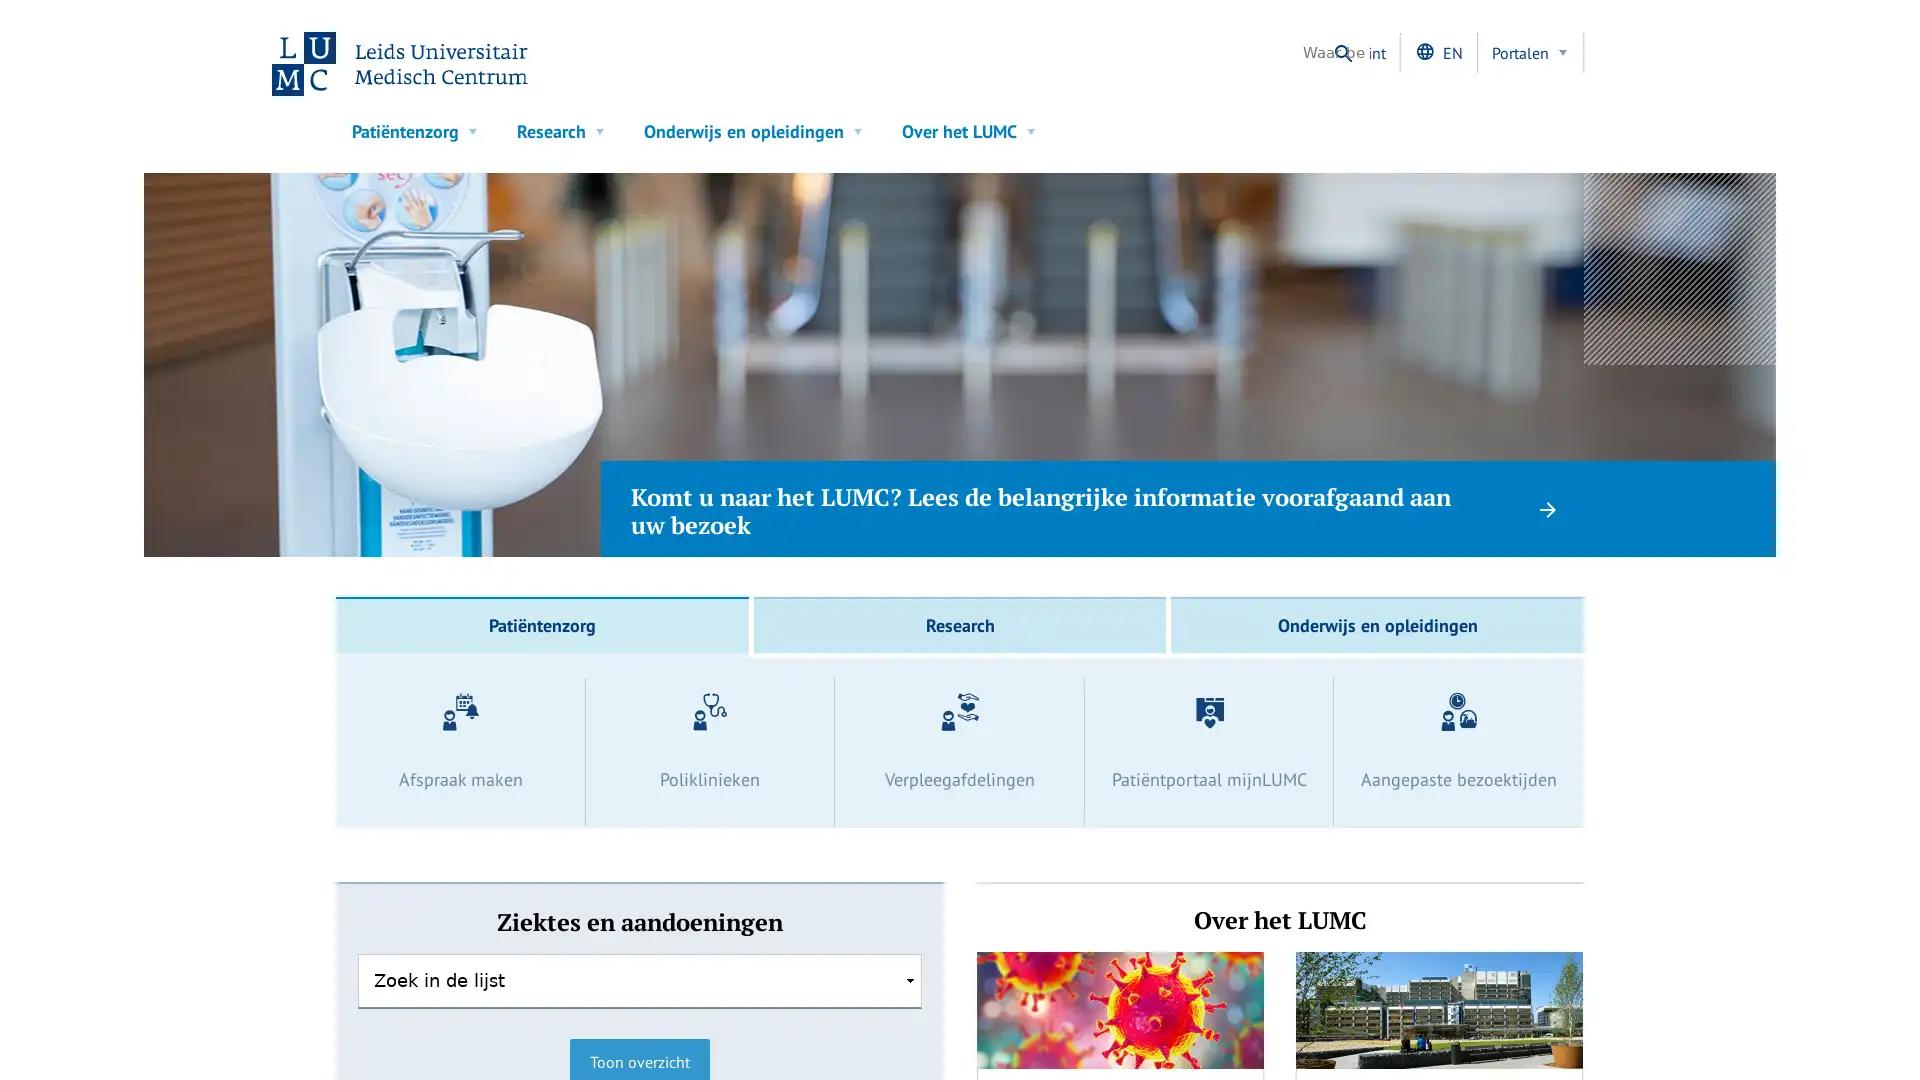 The image size is (1920, 1080). Describe the element at coordinates (1530, 52) in the screenshot. I see `Portalen` at that location.